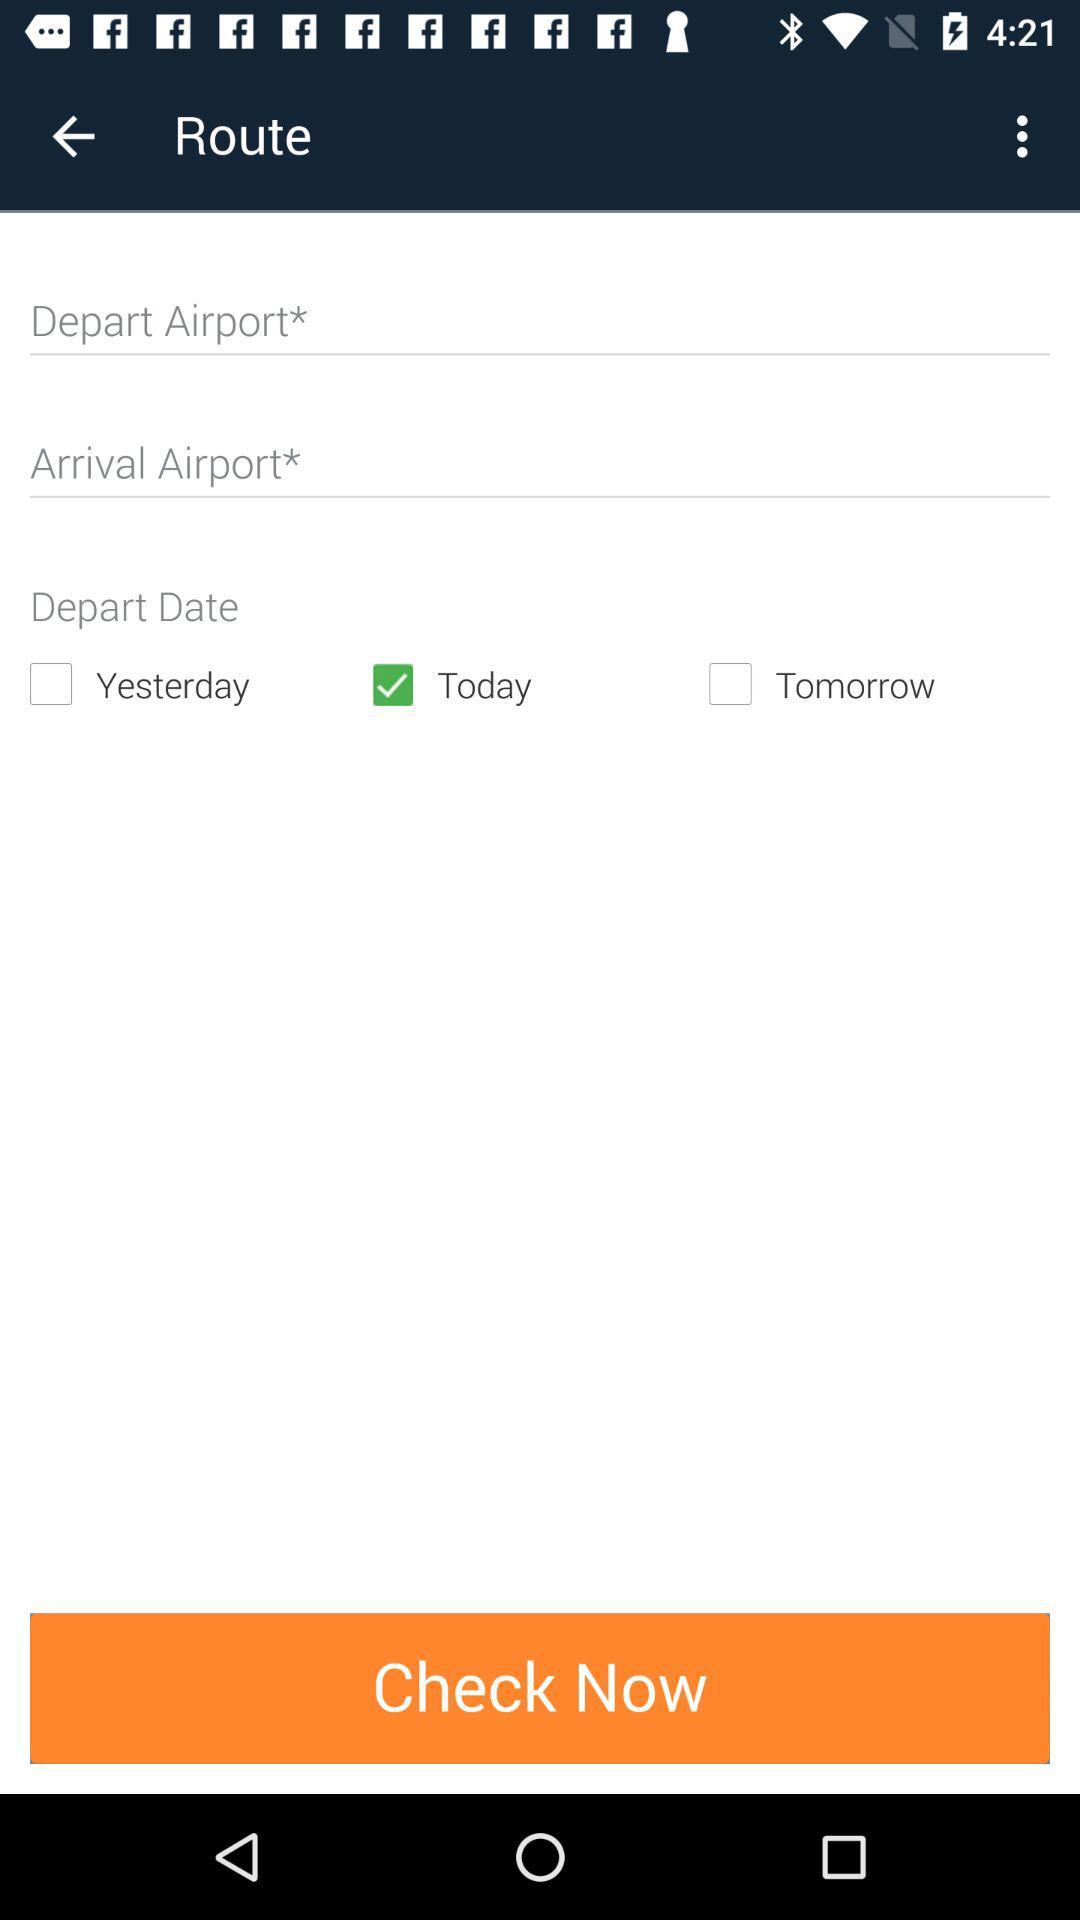  Describe the element at coordinates (540, 329) in the screenshot. I see `a blank text field for writing in the departing airport information` at that location.